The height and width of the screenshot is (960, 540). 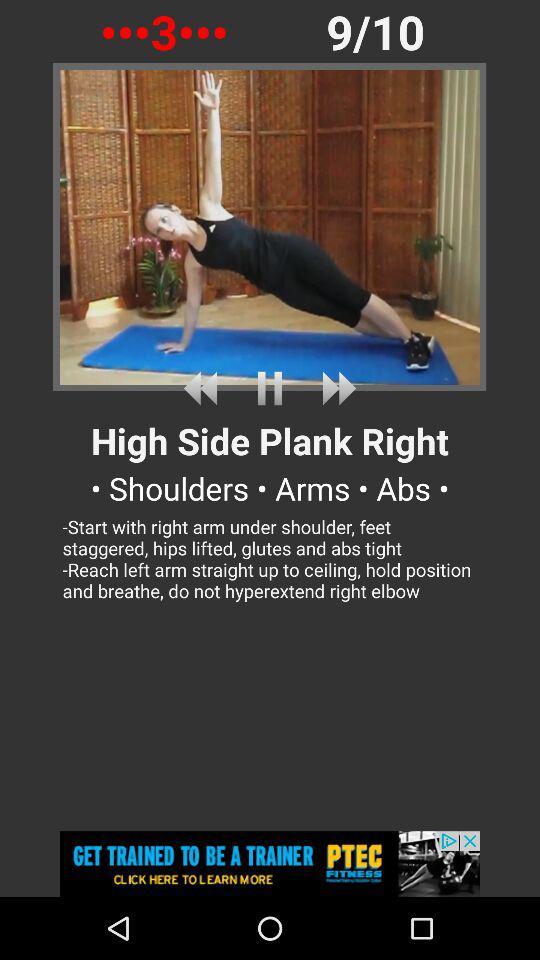 I want to click on previous exercise, so click(x=203, y=387).